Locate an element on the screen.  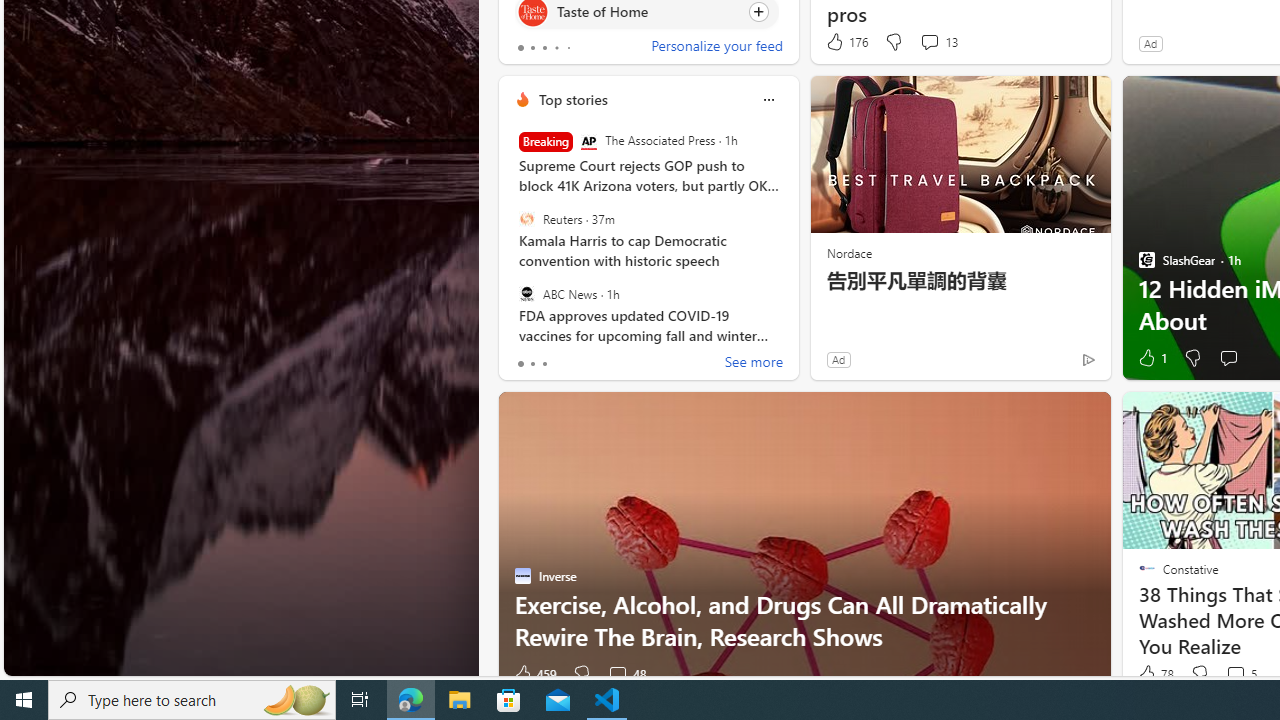
'tab-1' is located at coordinates (532, 363).